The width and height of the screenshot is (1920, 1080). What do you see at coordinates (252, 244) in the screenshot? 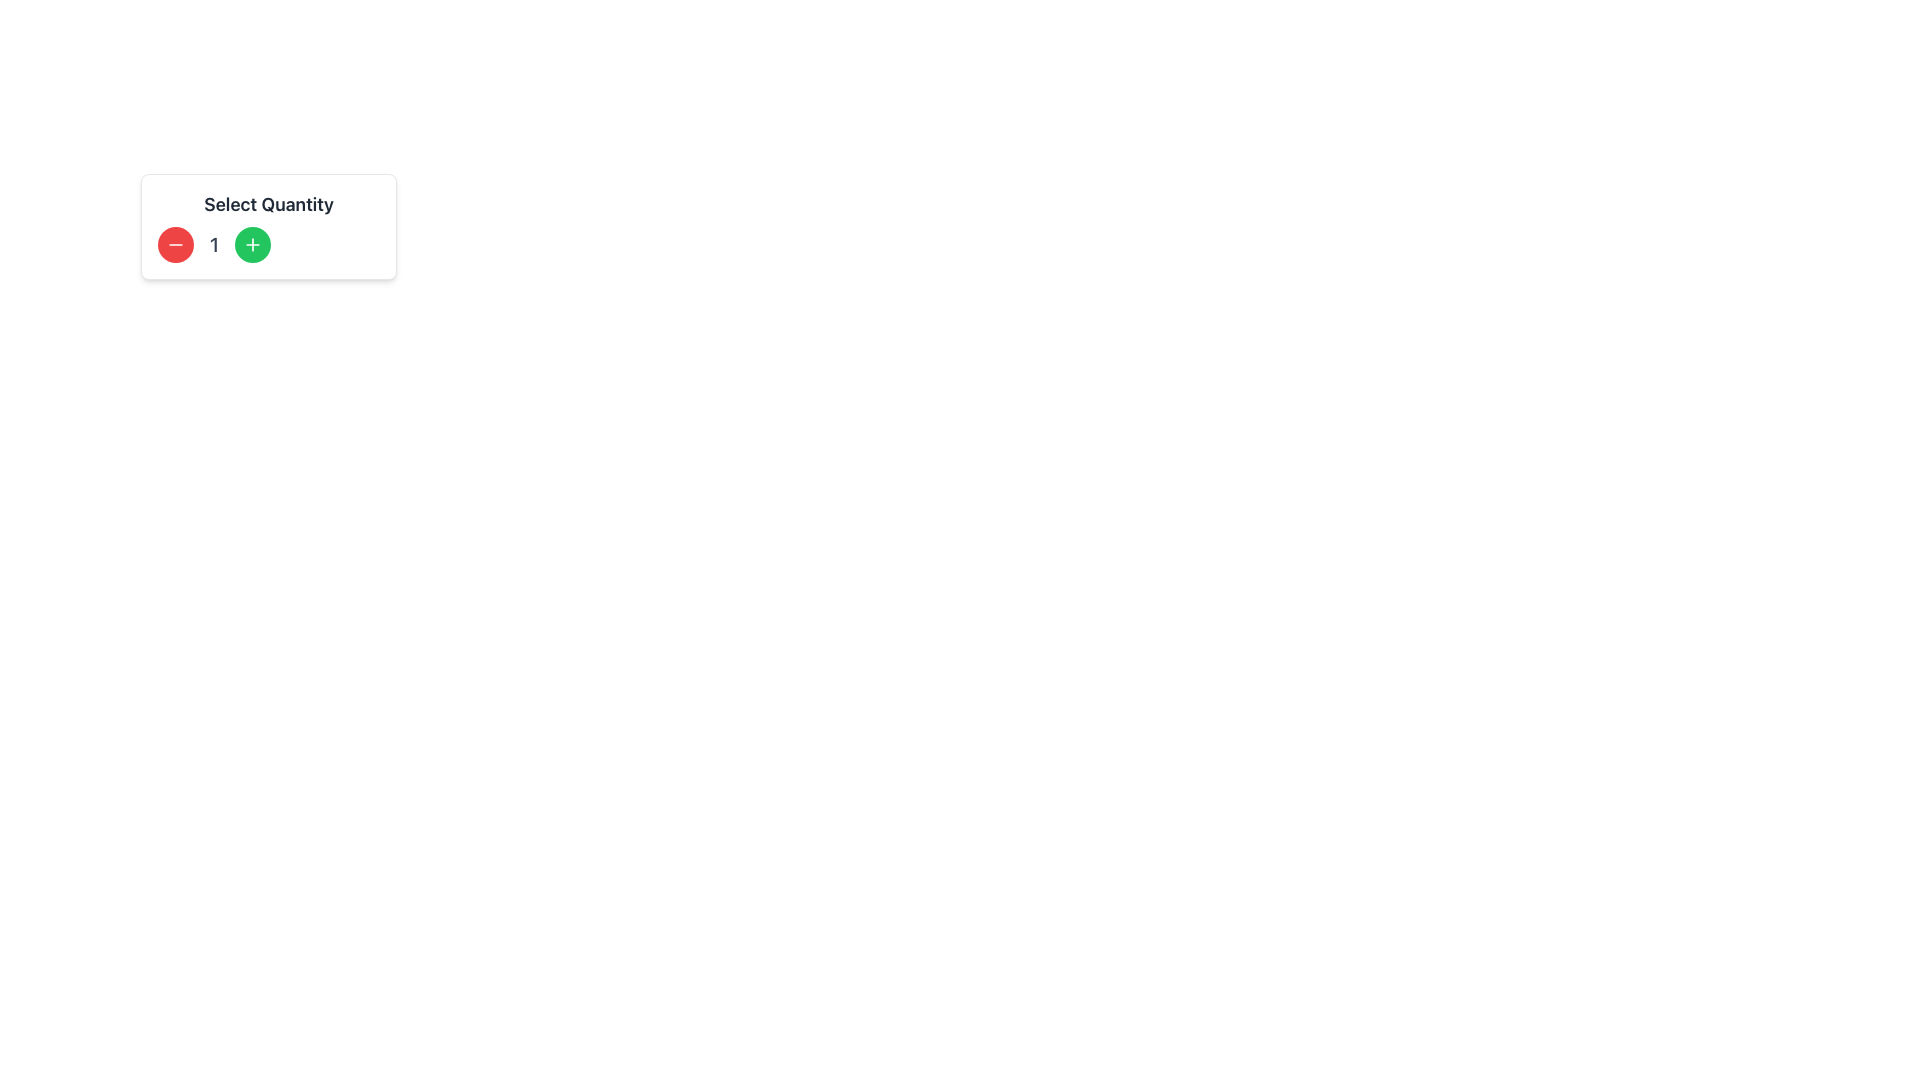
I see `the circular green button with a white plus icon located next to the number '1'` at bounding box center [252, 244].